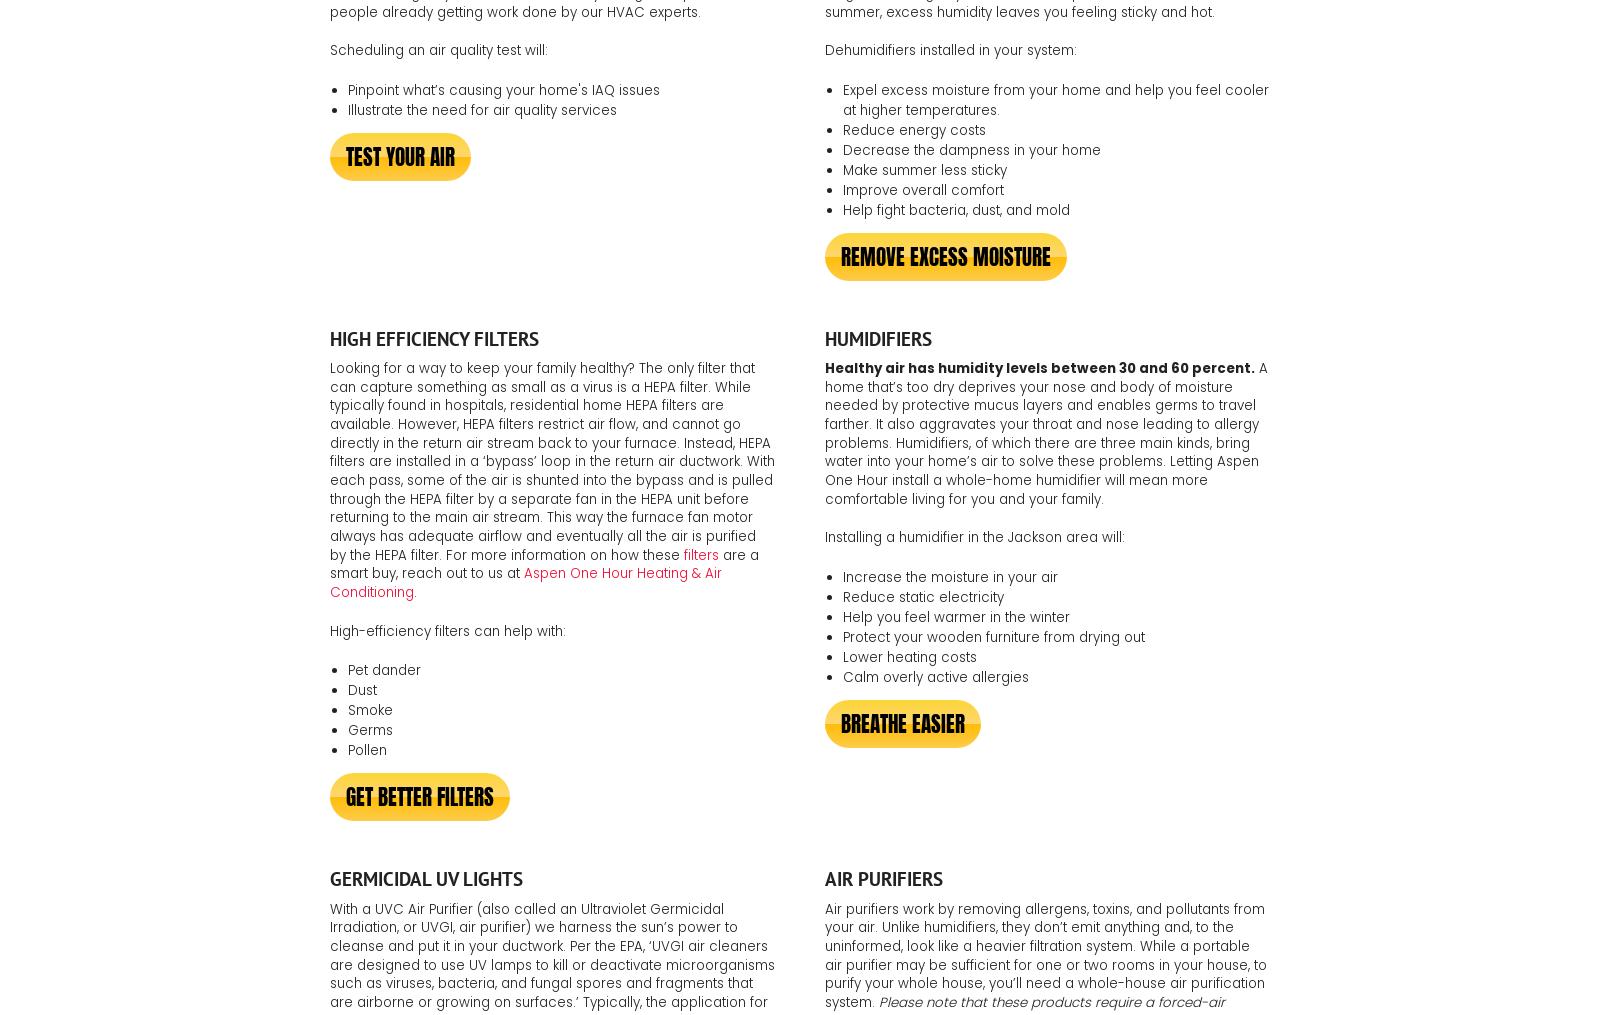 This screenshot has width=1600, height=1015. What do you see at coordinates (502, 89) in the screenshot?
I see `'Pinpoint what’s causing your home's IAQ issues'` at bounding box center [502, 89].